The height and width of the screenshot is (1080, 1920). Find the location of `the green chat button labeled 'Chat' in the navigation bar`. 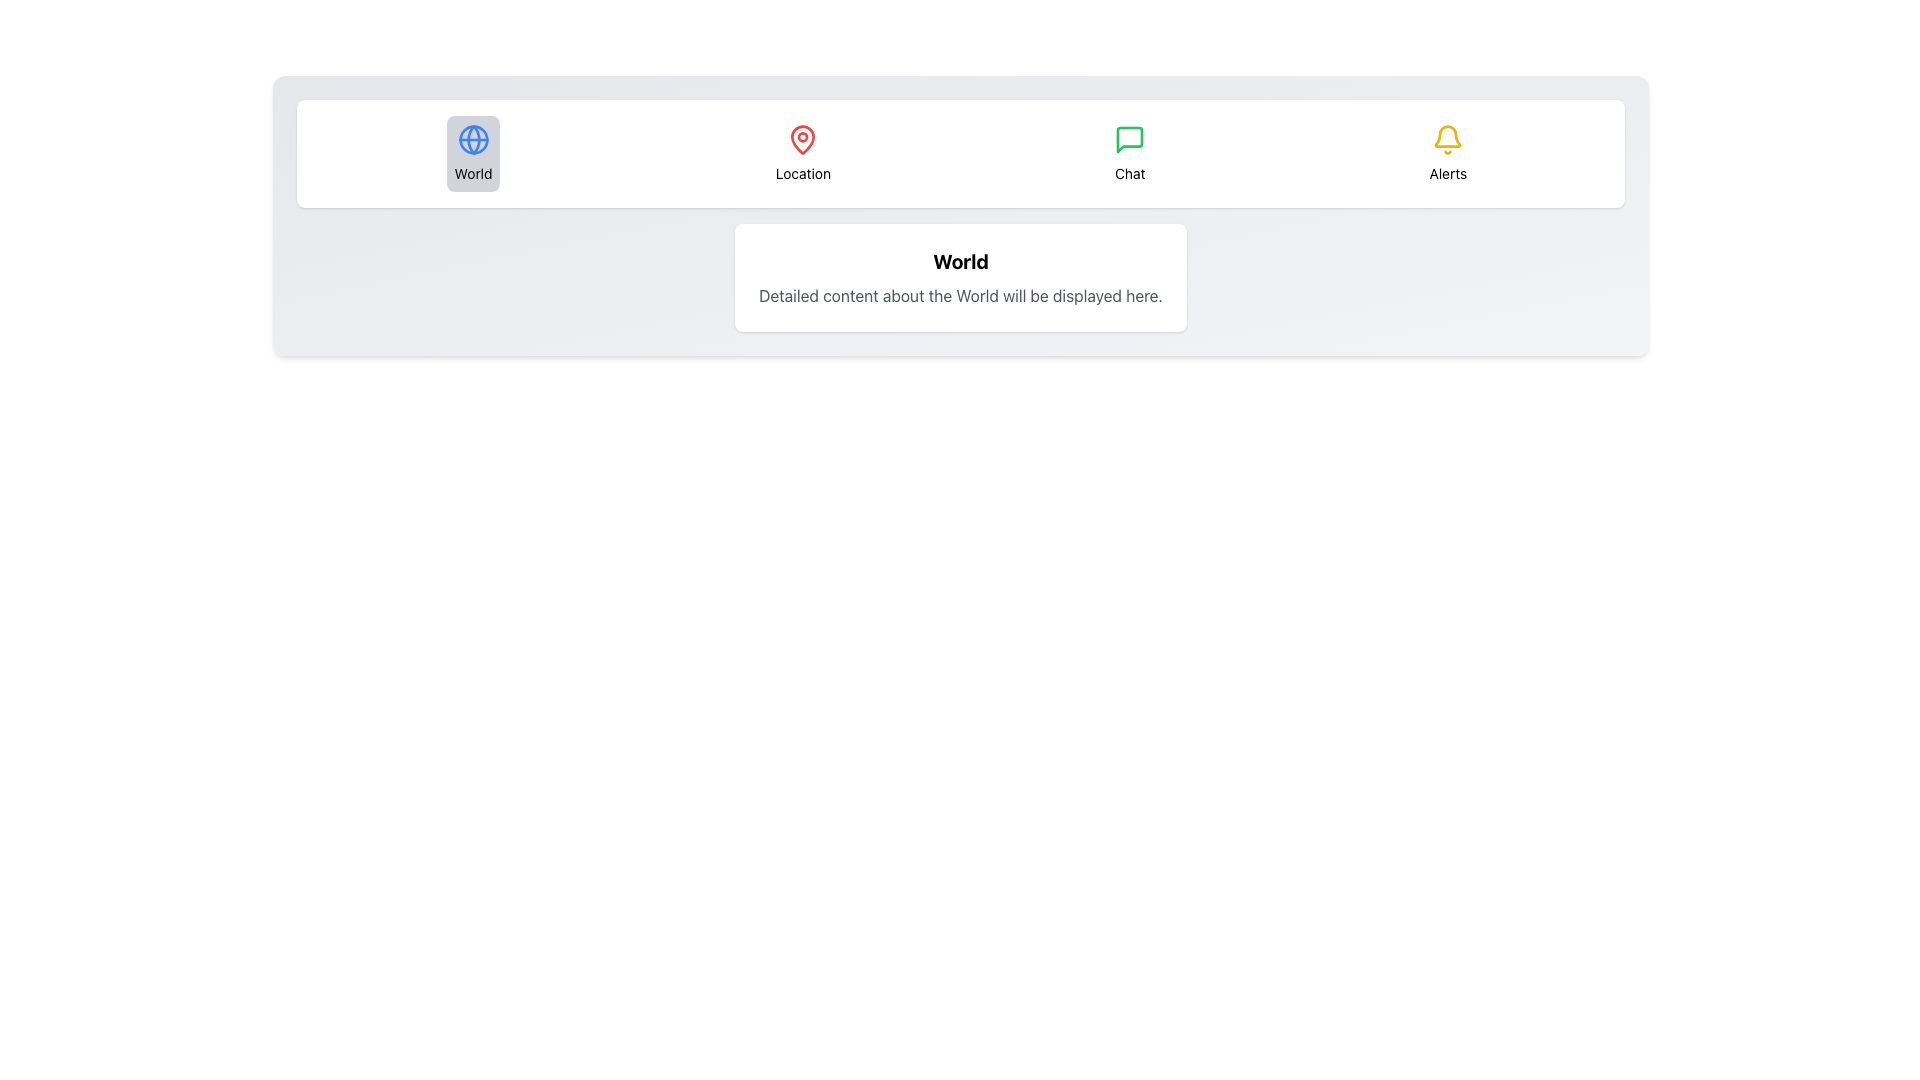

the green chat button labeled 'Chat' in the navigation bar is located at coordinates (1130, 153).